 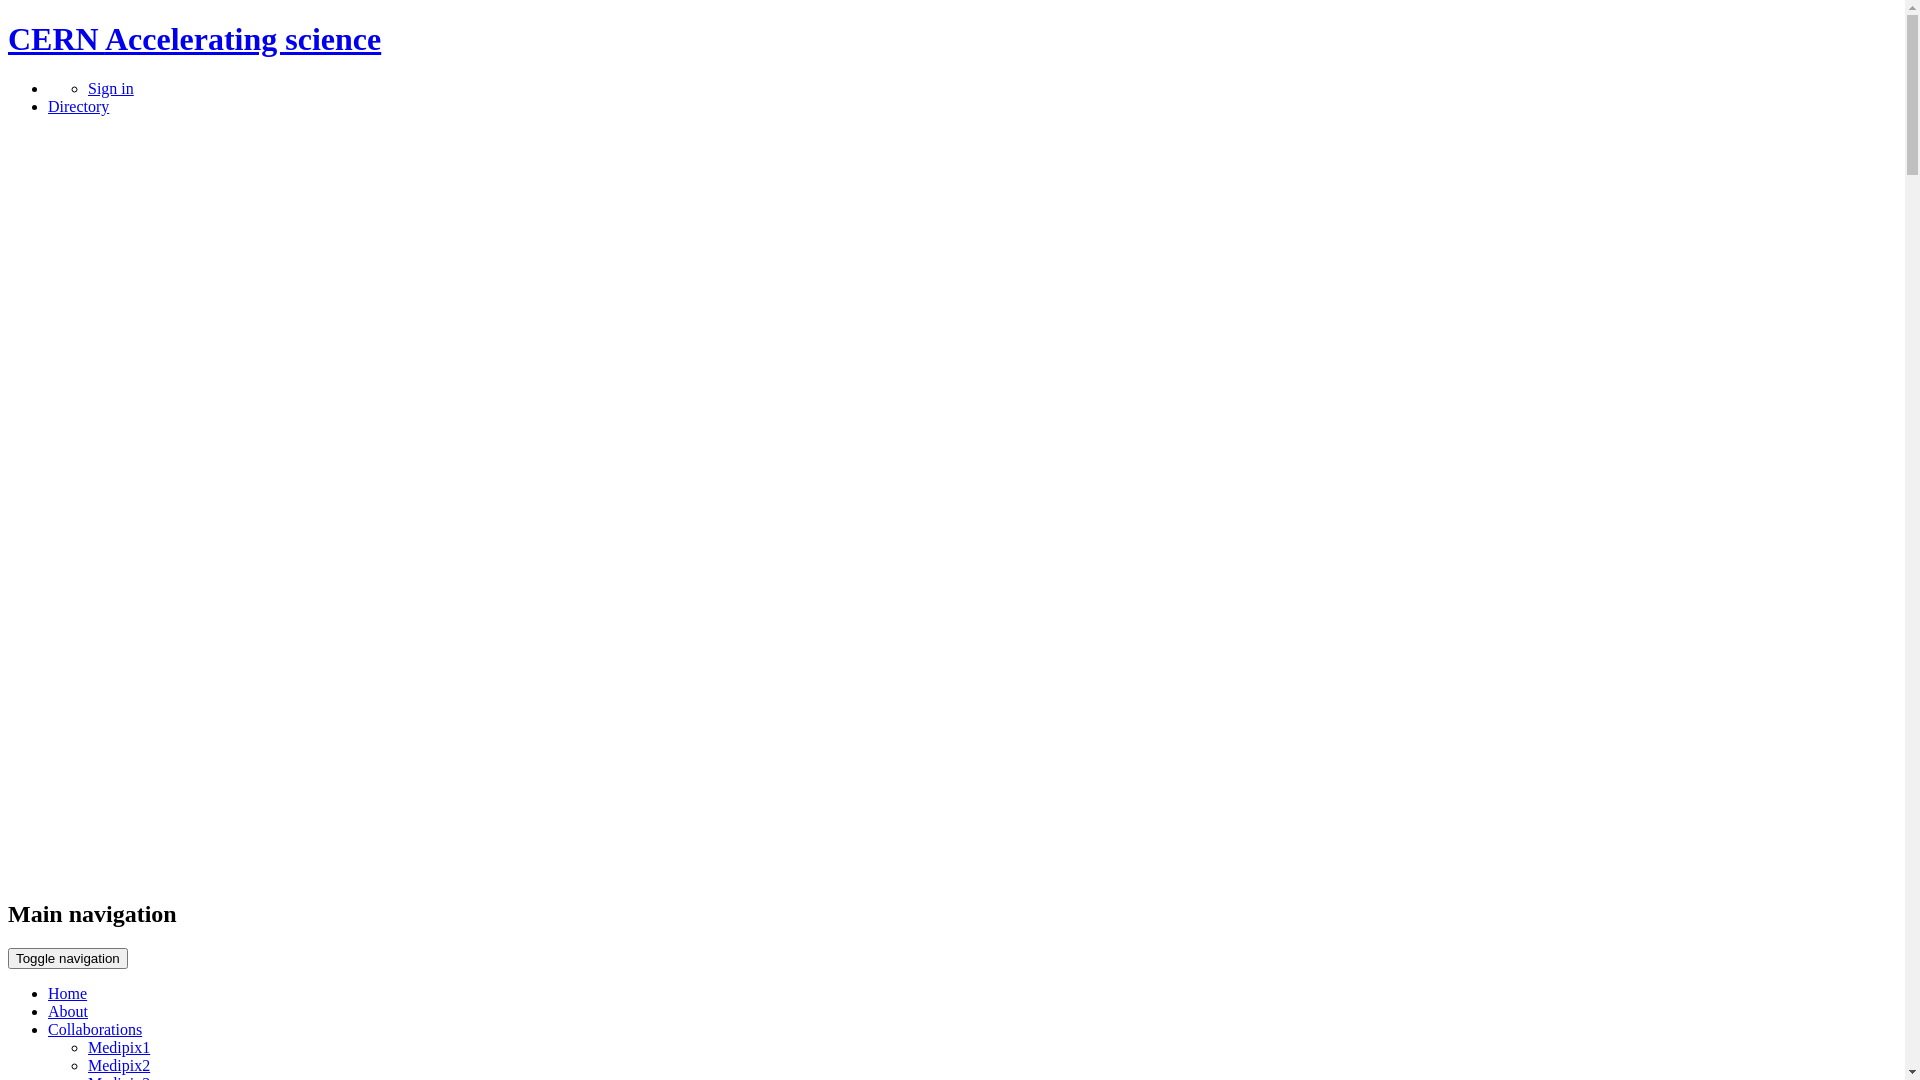 I want to click on 'Medipix1', so click(x=118, y=1046).